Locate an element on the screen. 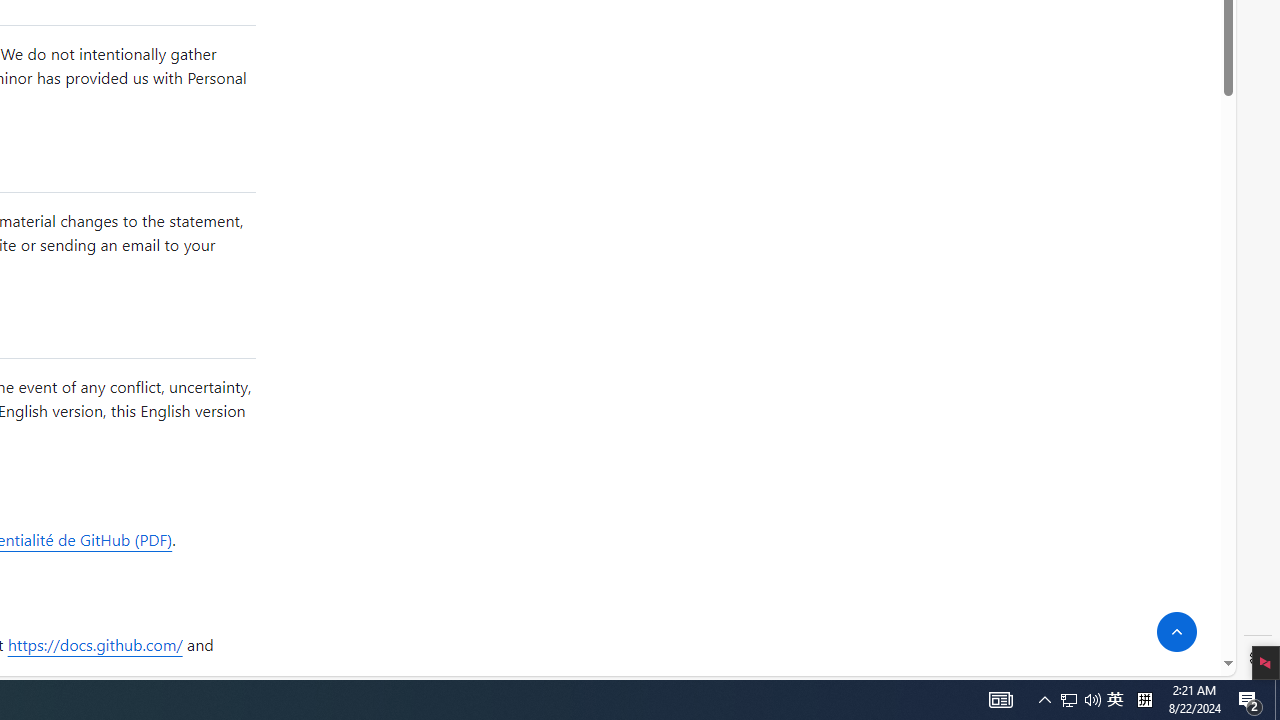 The width and height of the screenshot is (1280, 720). 'https://docs.github.com/' is located at coordinates (93, 644).